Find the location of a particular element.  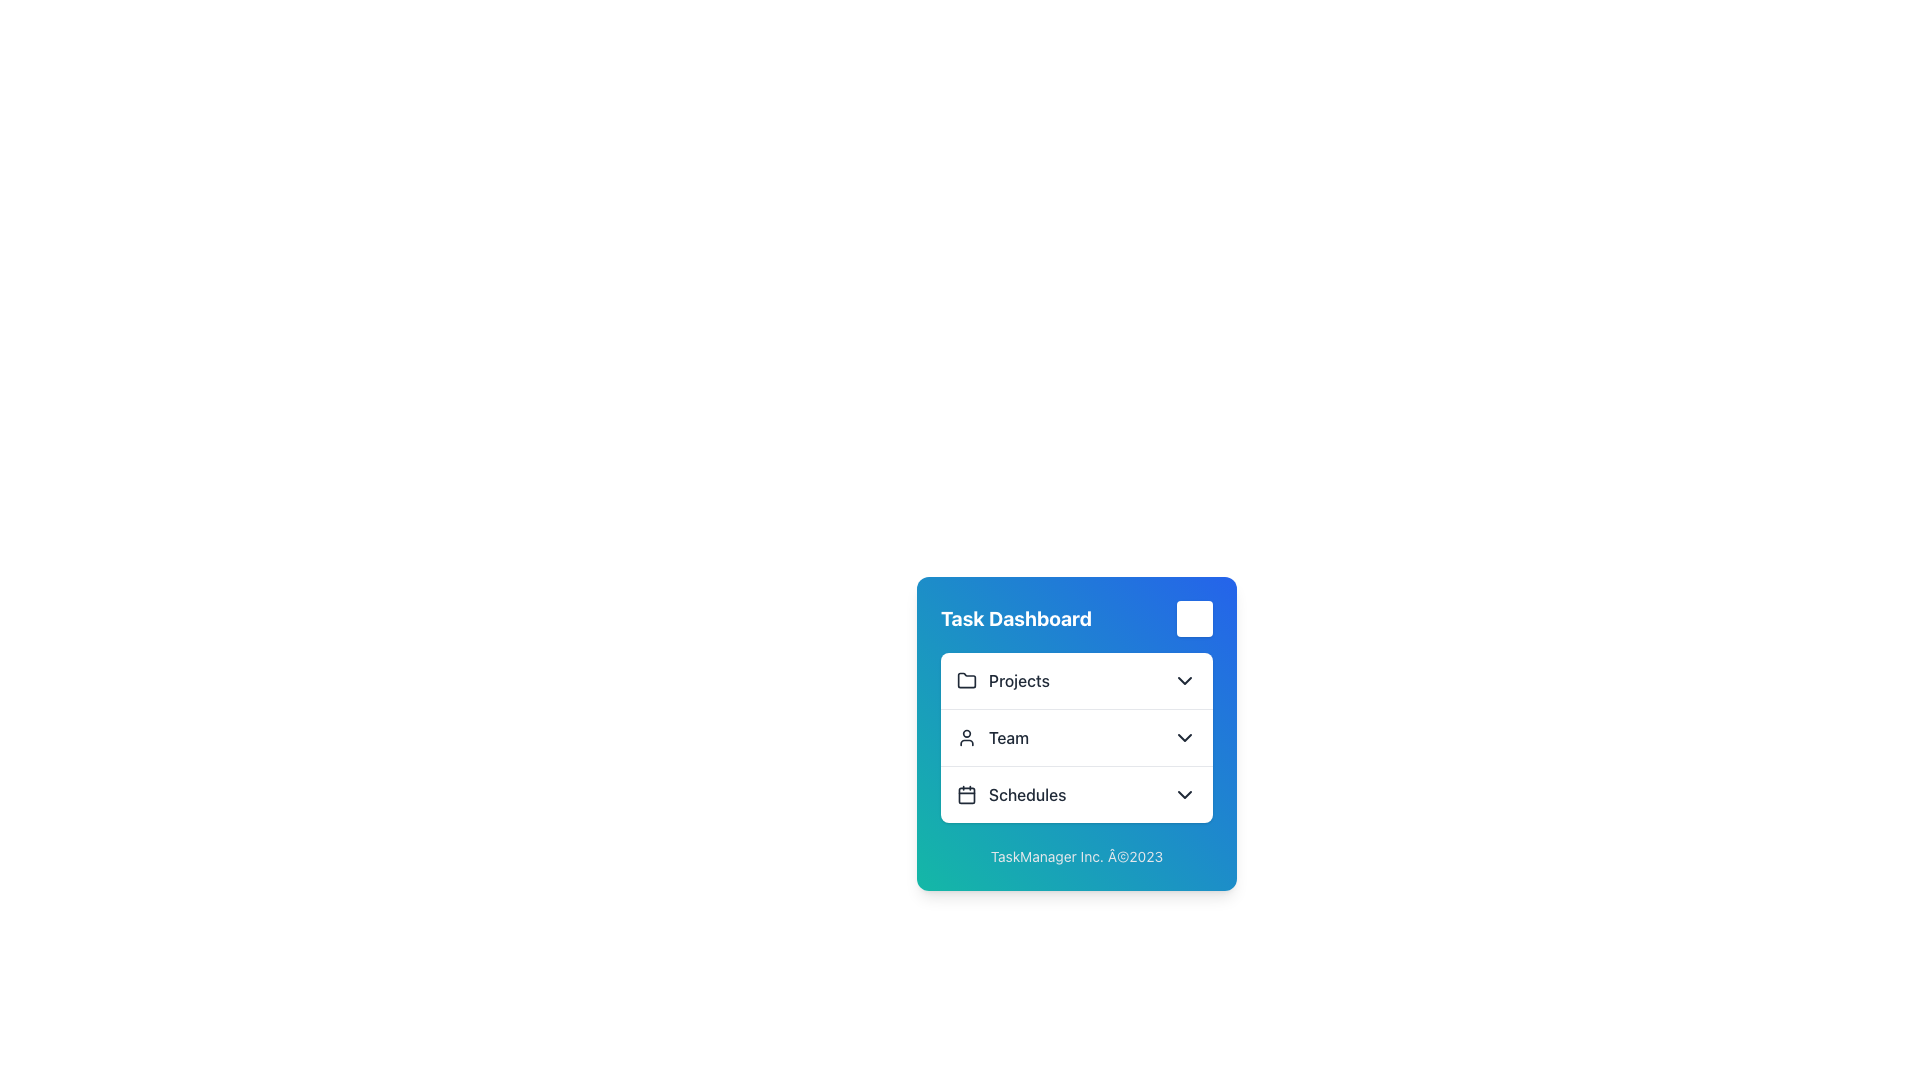

the dropdown arrow on the 'Projects' list item at the top of the vertical list within the blue-to-green gradient card labeled 'Task Dashboard' is located at coordinates (1075, 680).